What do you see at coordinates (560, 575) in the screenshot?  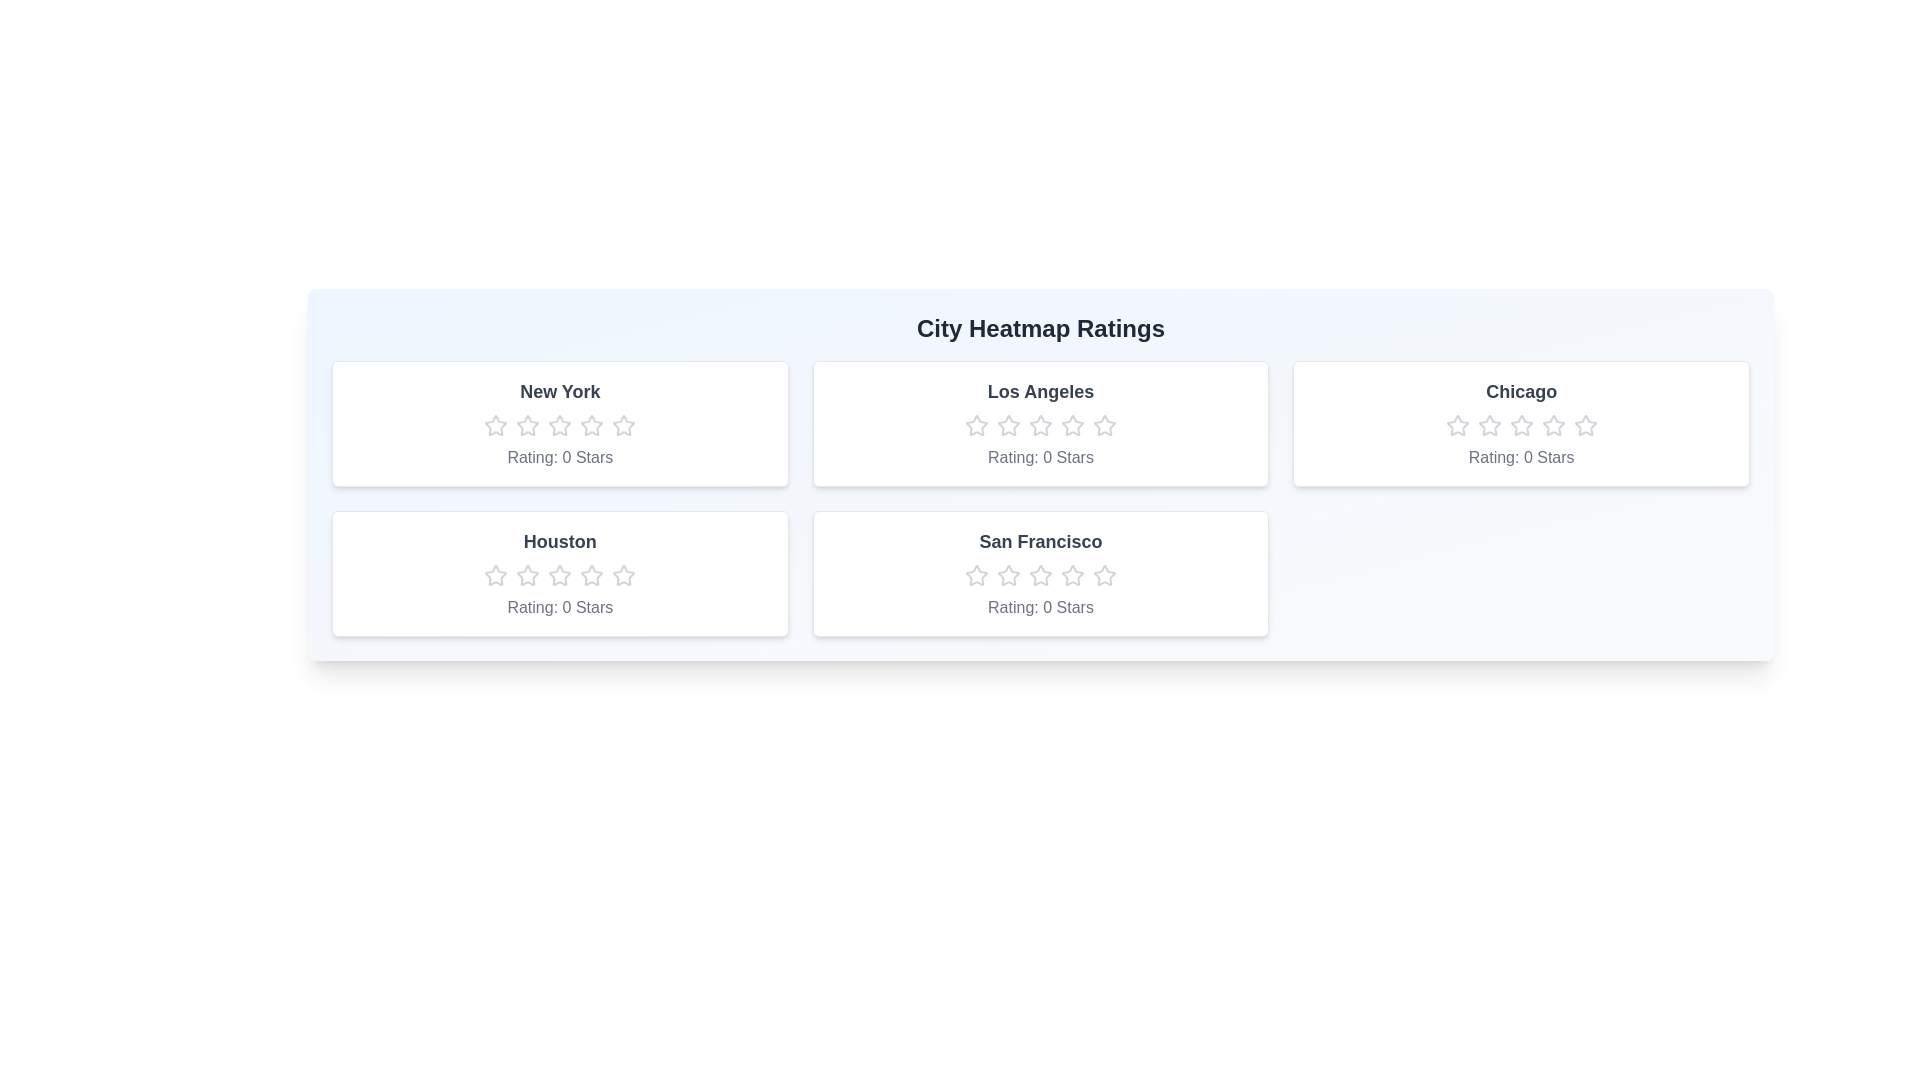 I see `the Houston rating star number 3` at bounding box center [560, 575].